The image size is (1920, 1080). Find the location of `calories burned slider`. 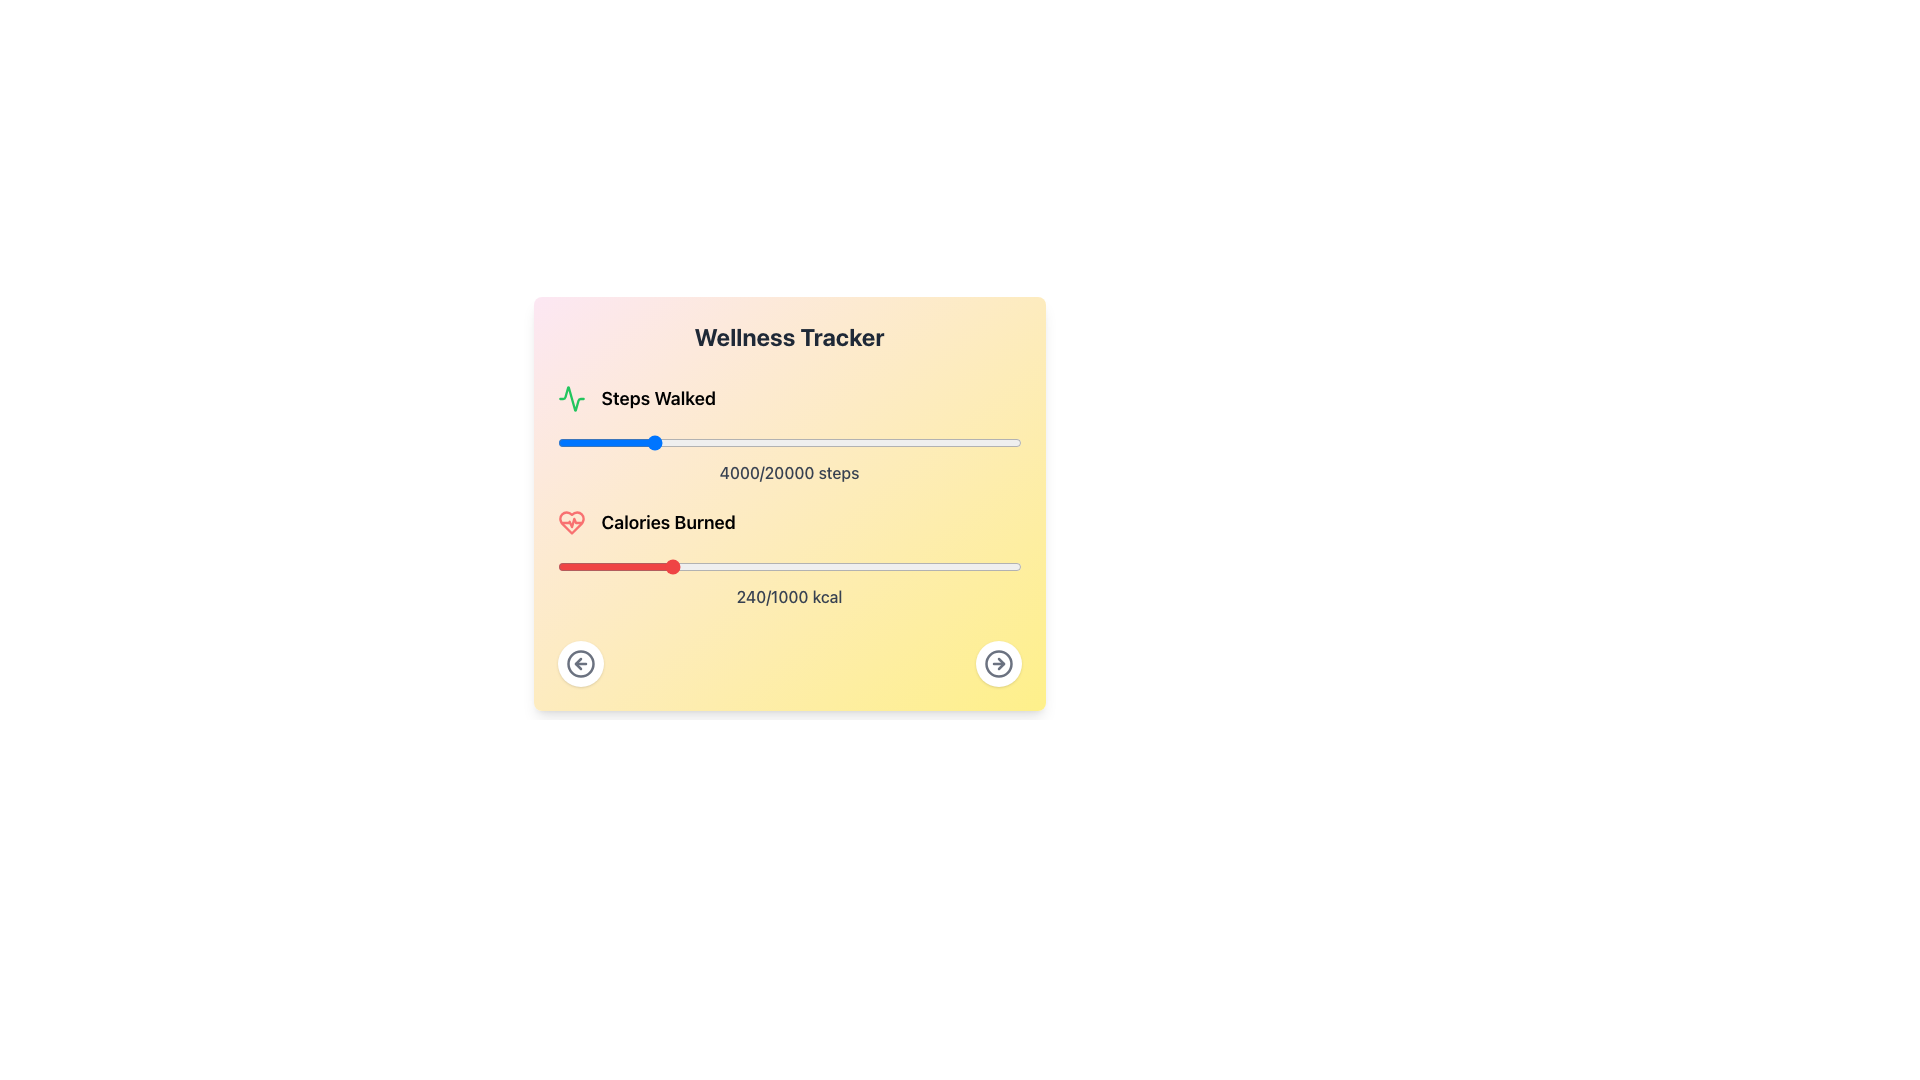

calories burned slider is located at coordinates (707, 567).